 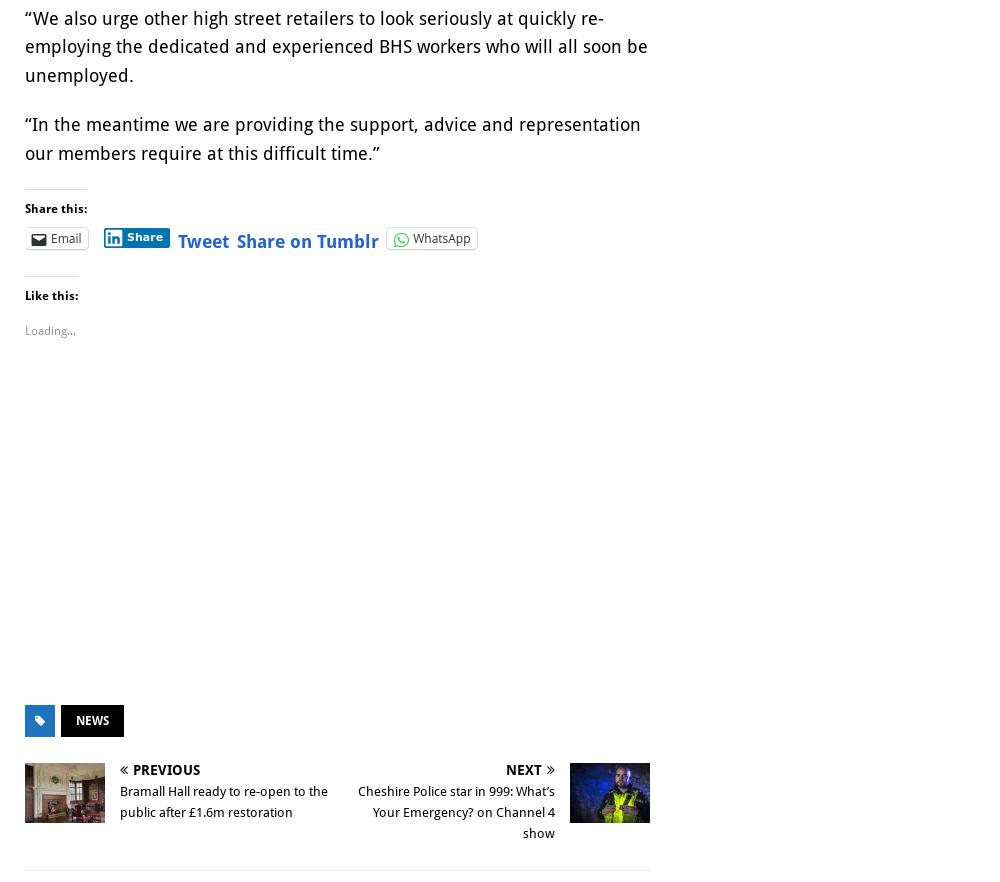 What do you see at coordinates (332, 138) in the screenshot?
I see `'“In the meantime we are providing the support, advice and representation our members require at this difficult time.”'` at bounding box center [332, 138].